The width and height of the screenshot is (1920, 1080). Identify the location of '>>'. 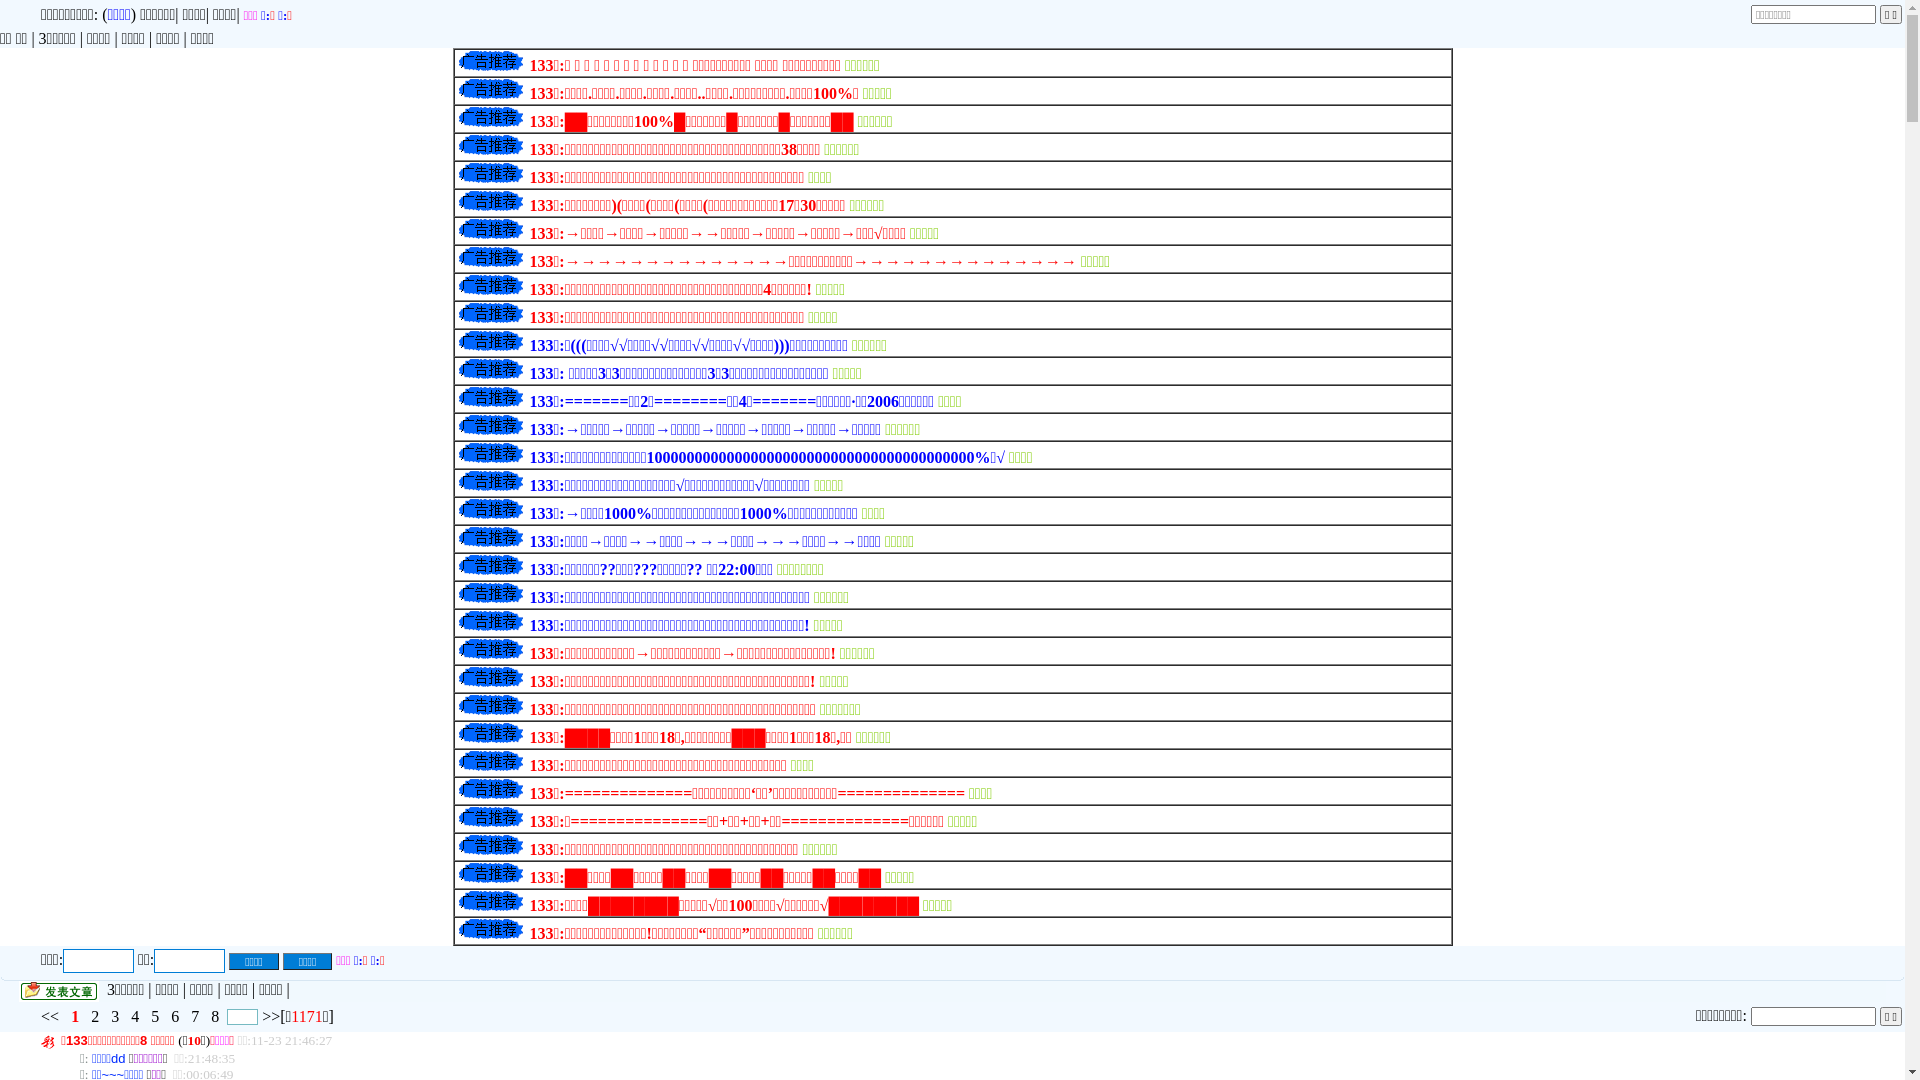
(269, 1016).